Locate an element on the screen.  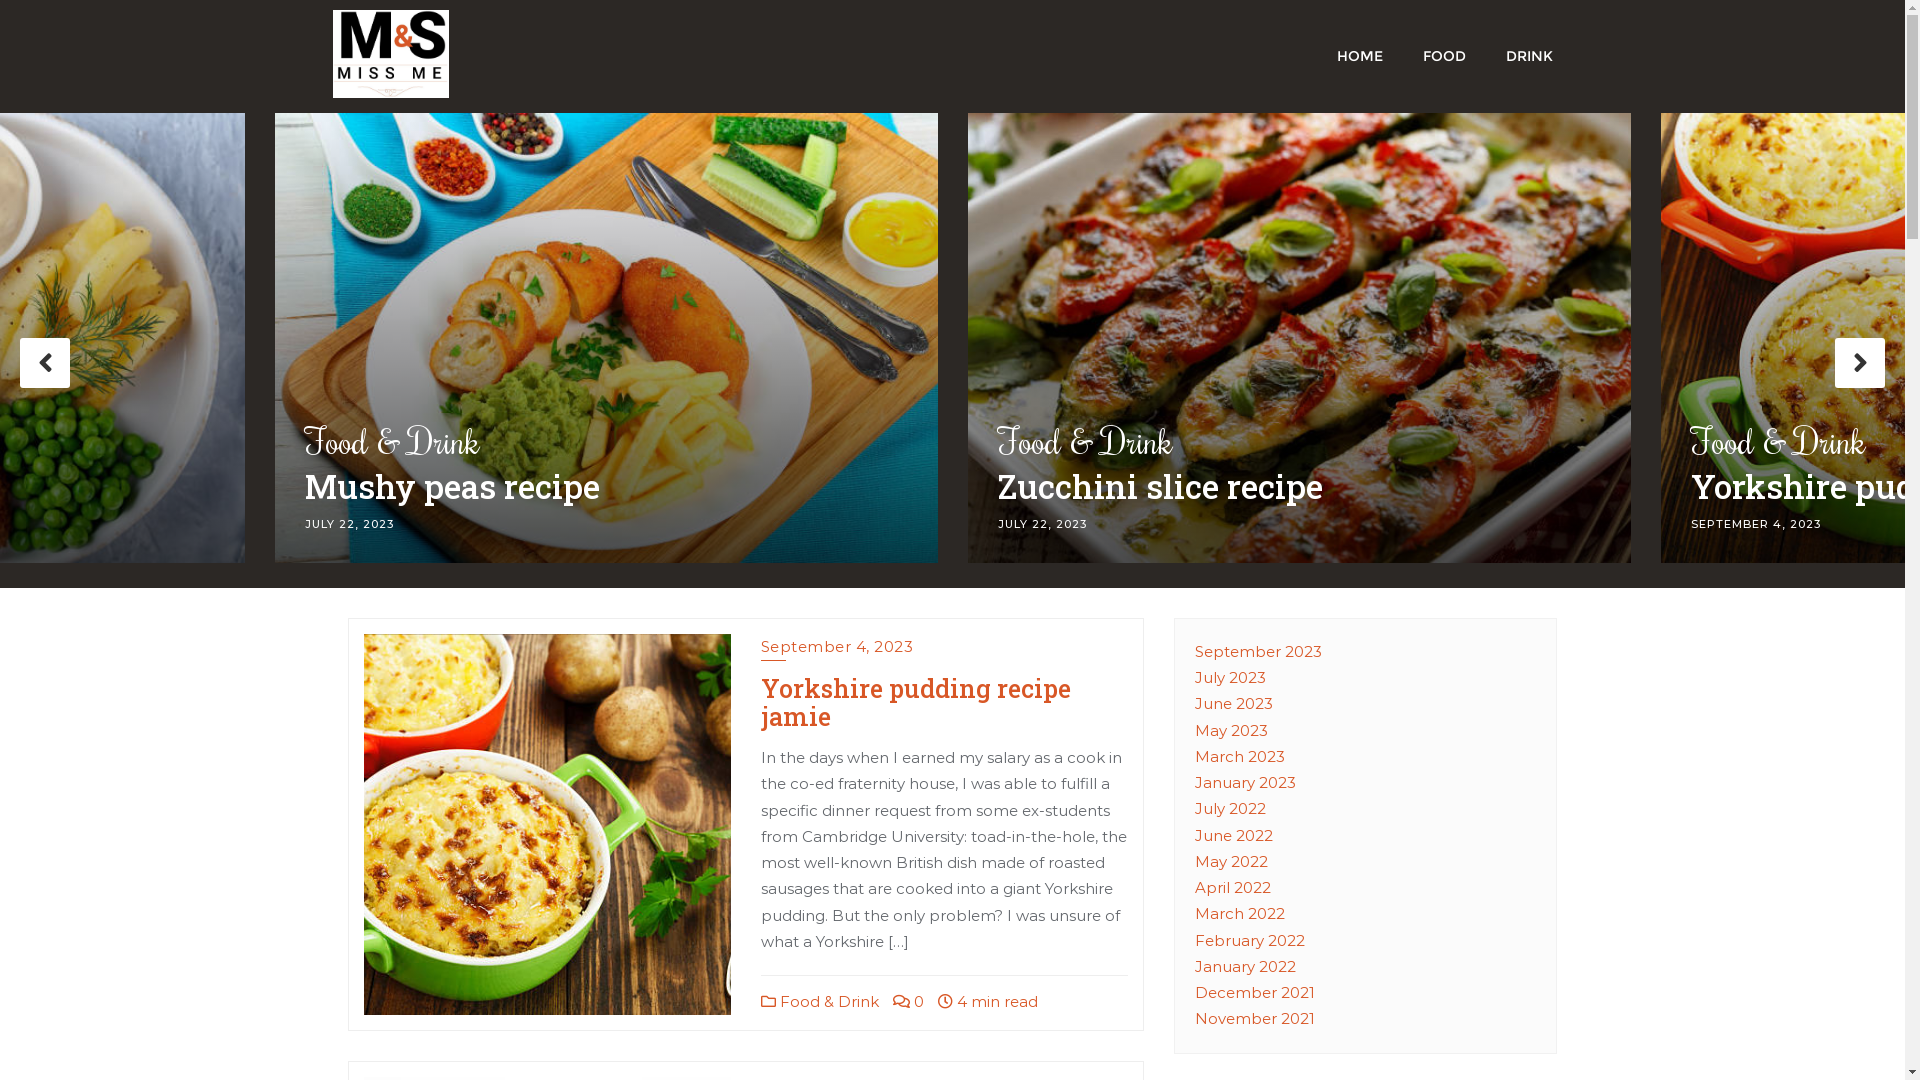
'HOME' is located at coordinates (1358, 53).